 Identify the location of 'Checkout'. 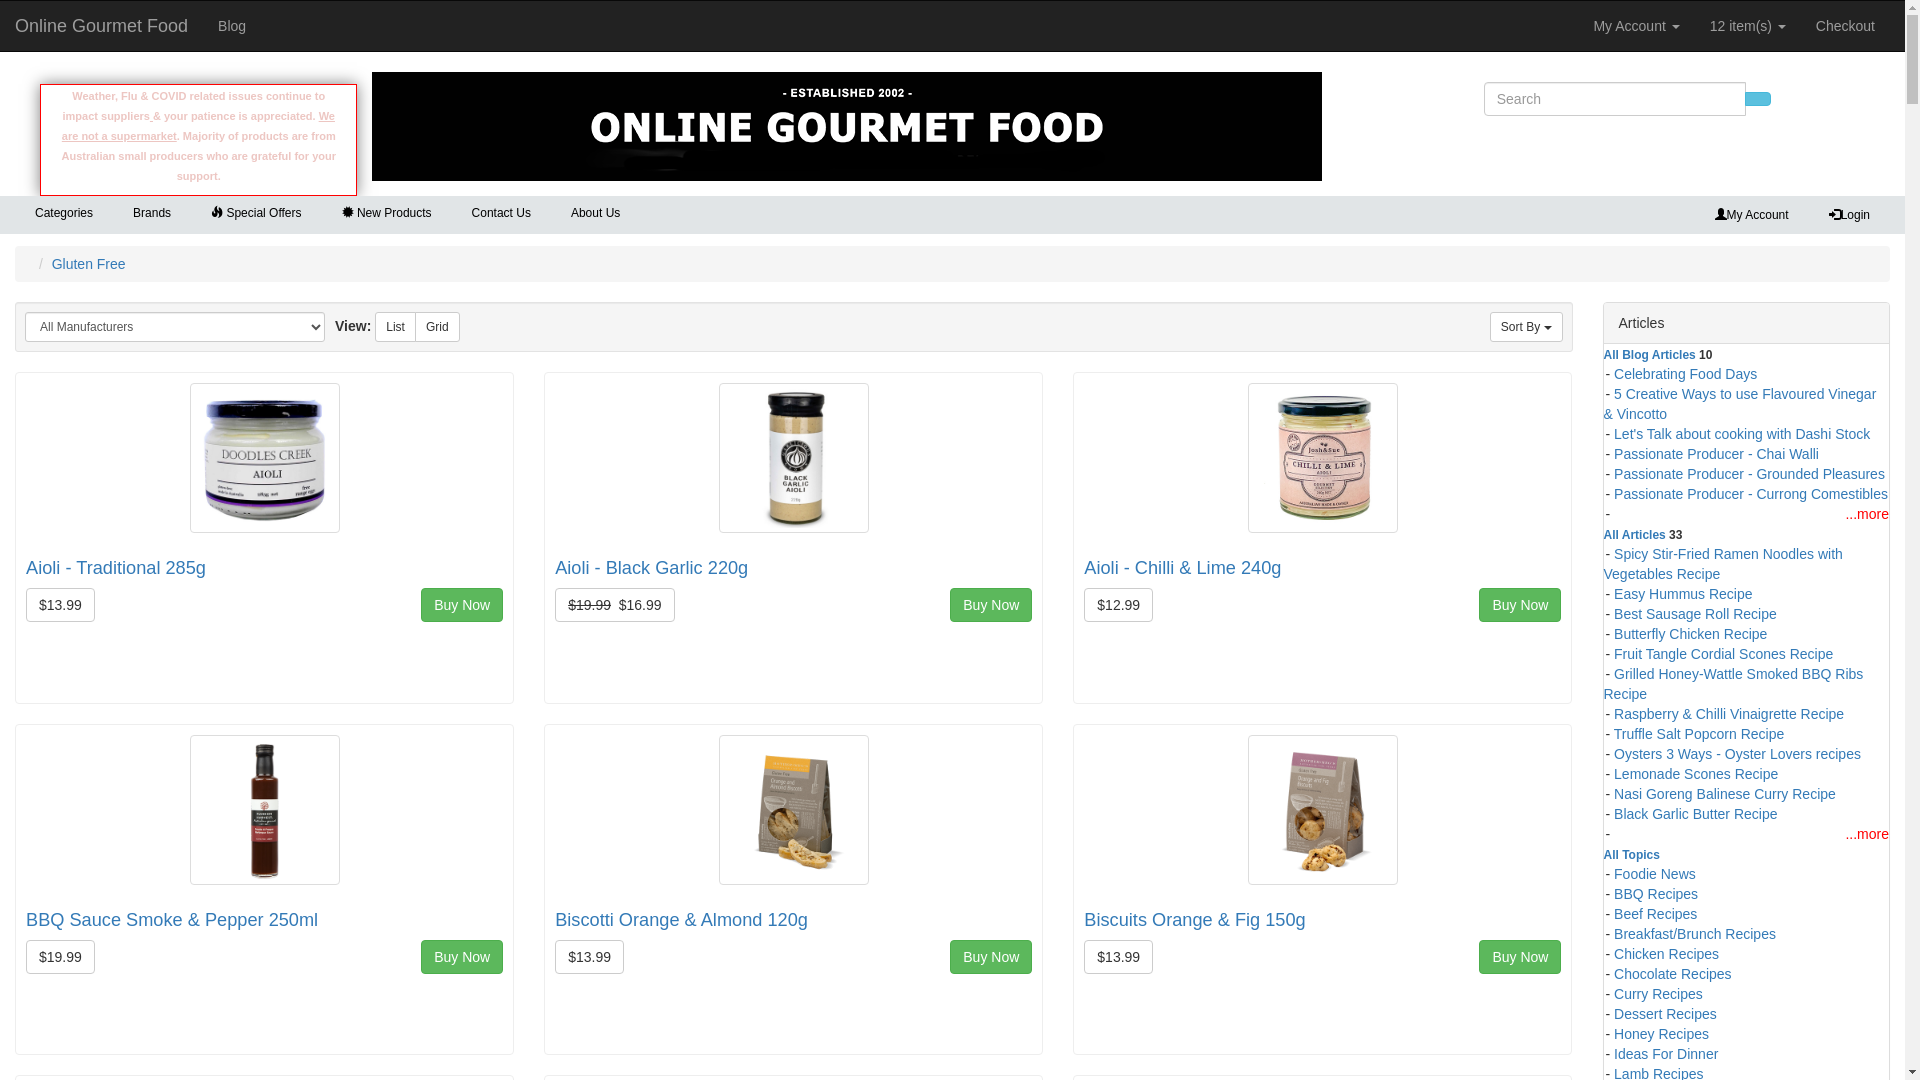
(1800, 26).